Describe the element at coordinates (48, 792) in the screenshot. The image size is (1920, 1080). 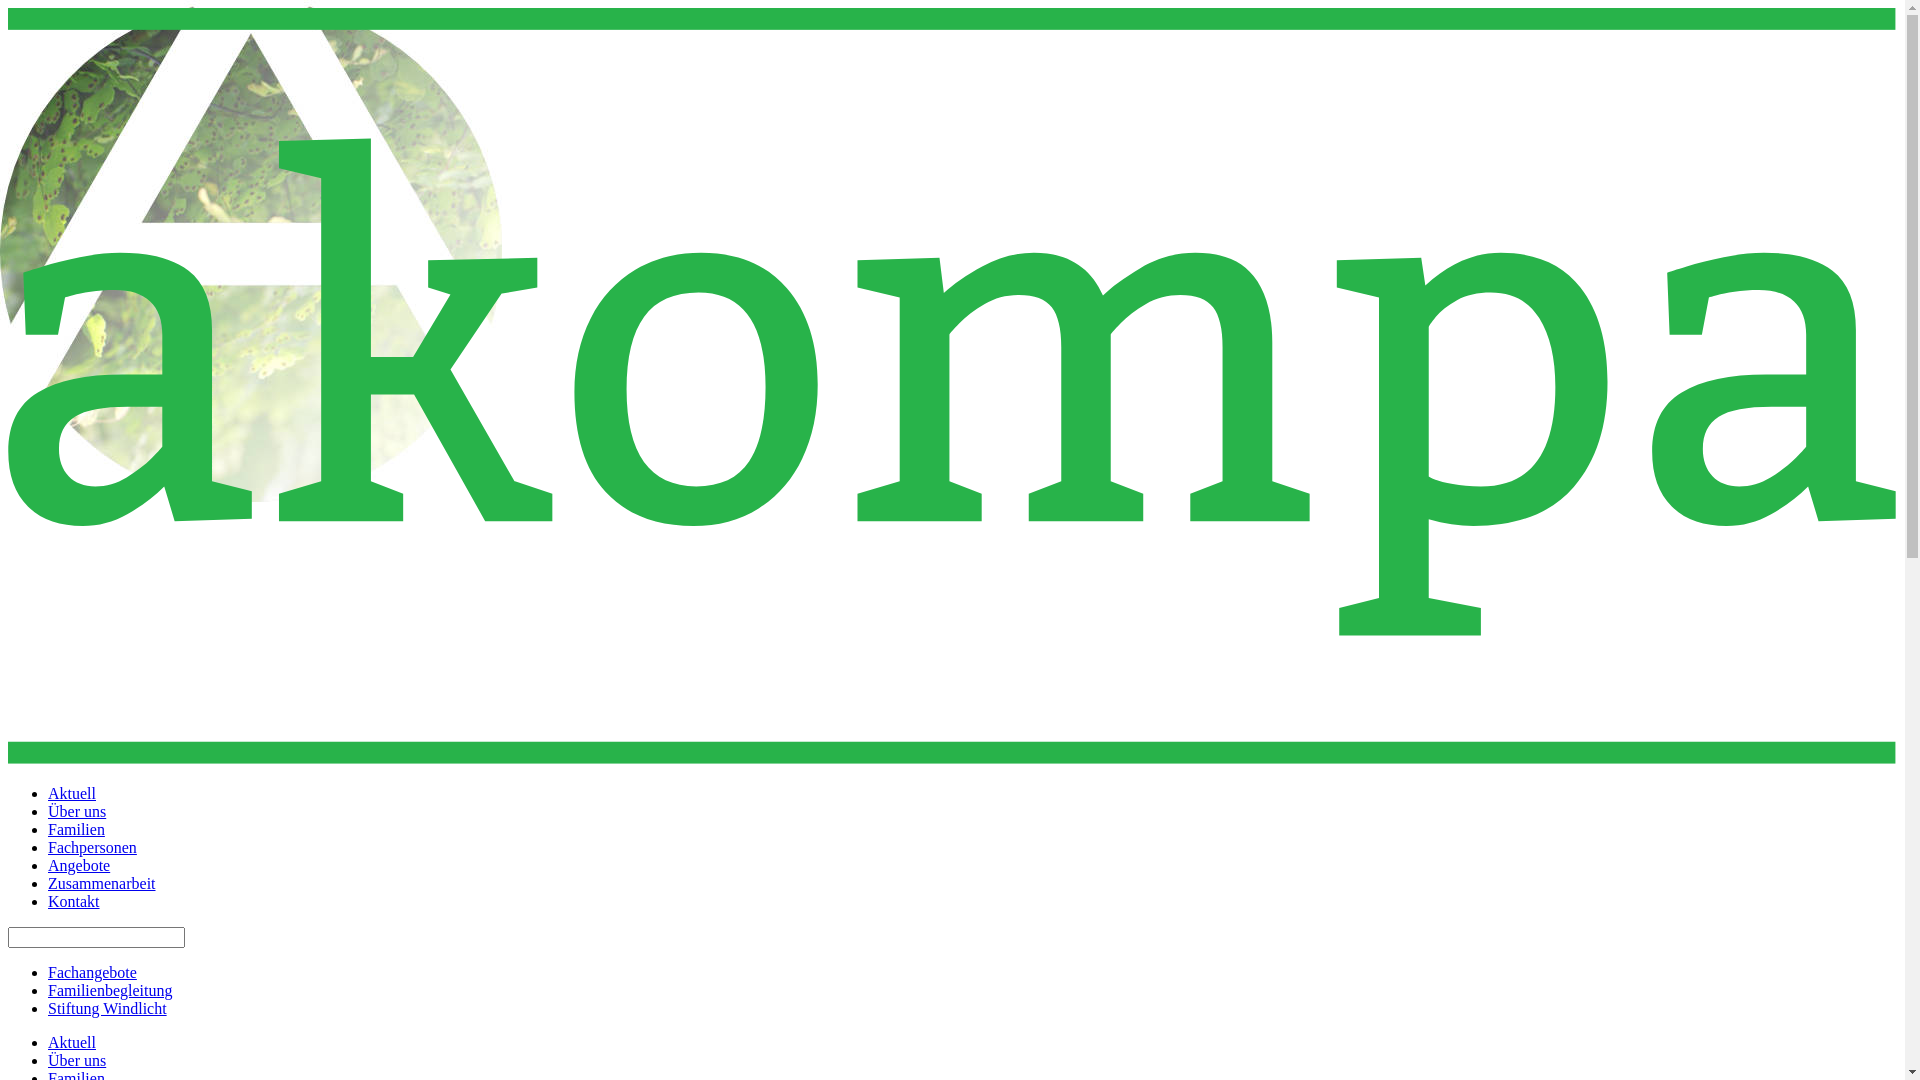
I see `'Aktuell'` at that location.